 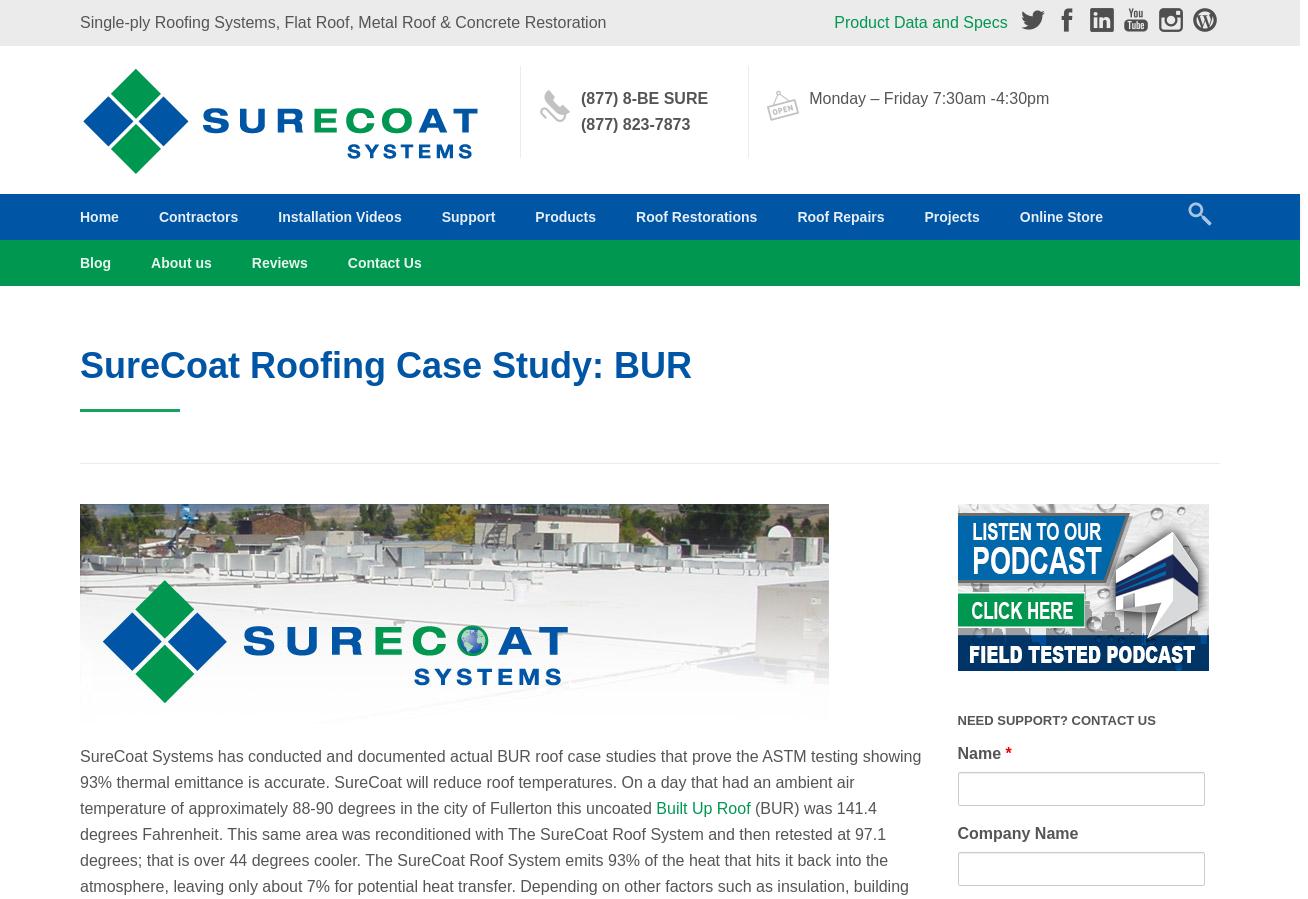 I want to click on '(877) 823-7873', so click(x=634, y=123).